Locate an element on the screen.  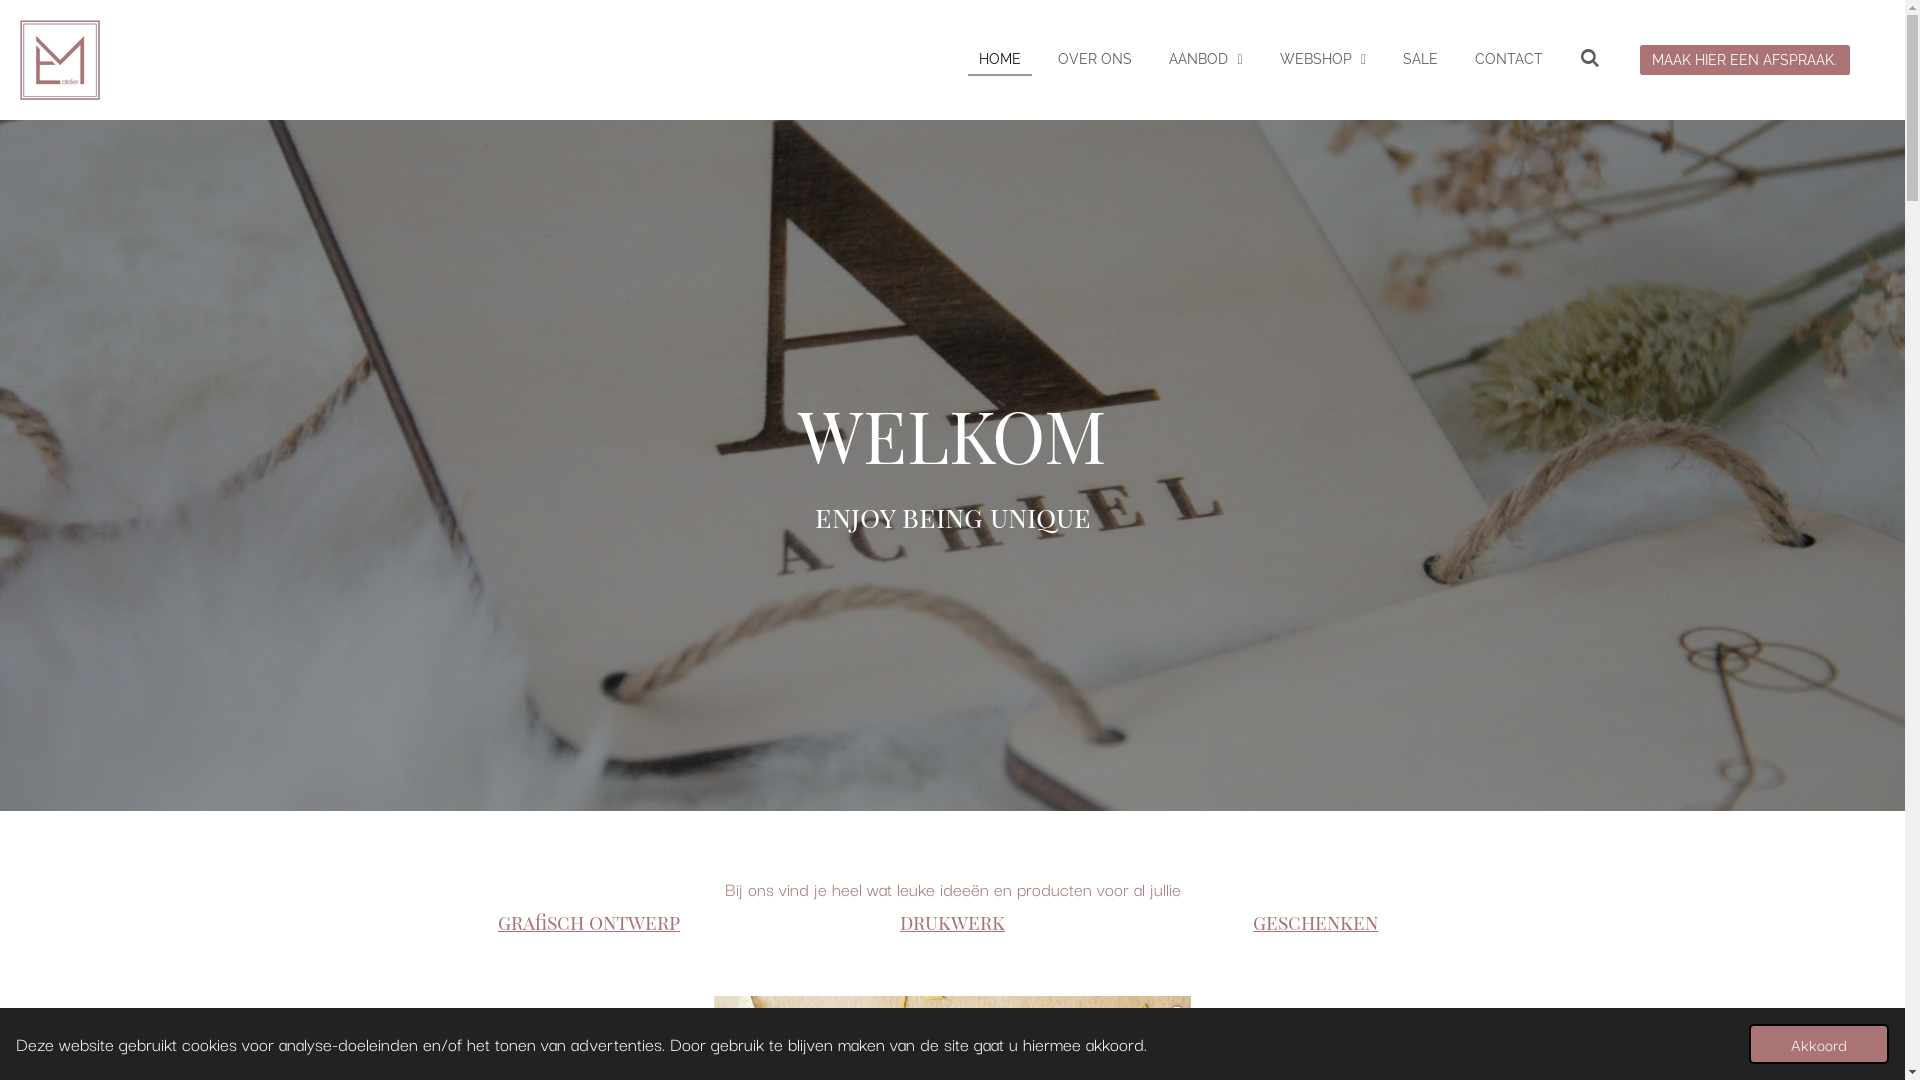
'Zoeken' is located at coordinates (1568, 58).